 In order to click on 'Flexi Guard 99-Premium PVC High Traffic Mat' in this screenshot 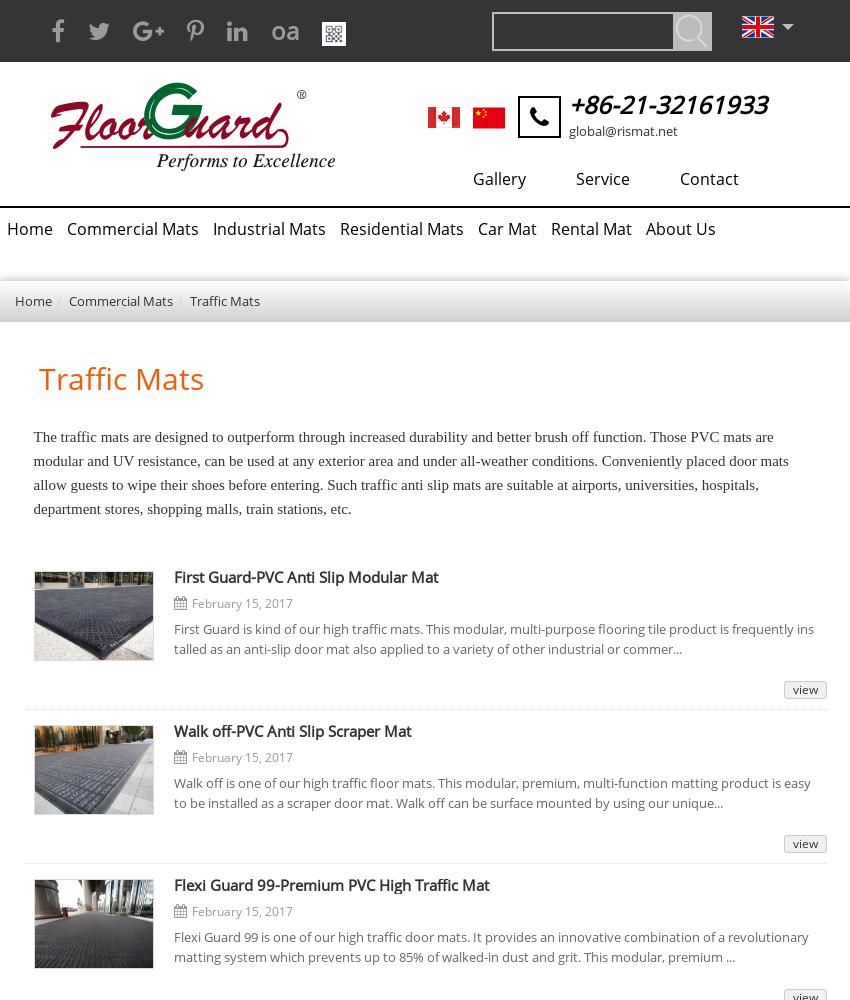, I will do `click(330, 885)`.